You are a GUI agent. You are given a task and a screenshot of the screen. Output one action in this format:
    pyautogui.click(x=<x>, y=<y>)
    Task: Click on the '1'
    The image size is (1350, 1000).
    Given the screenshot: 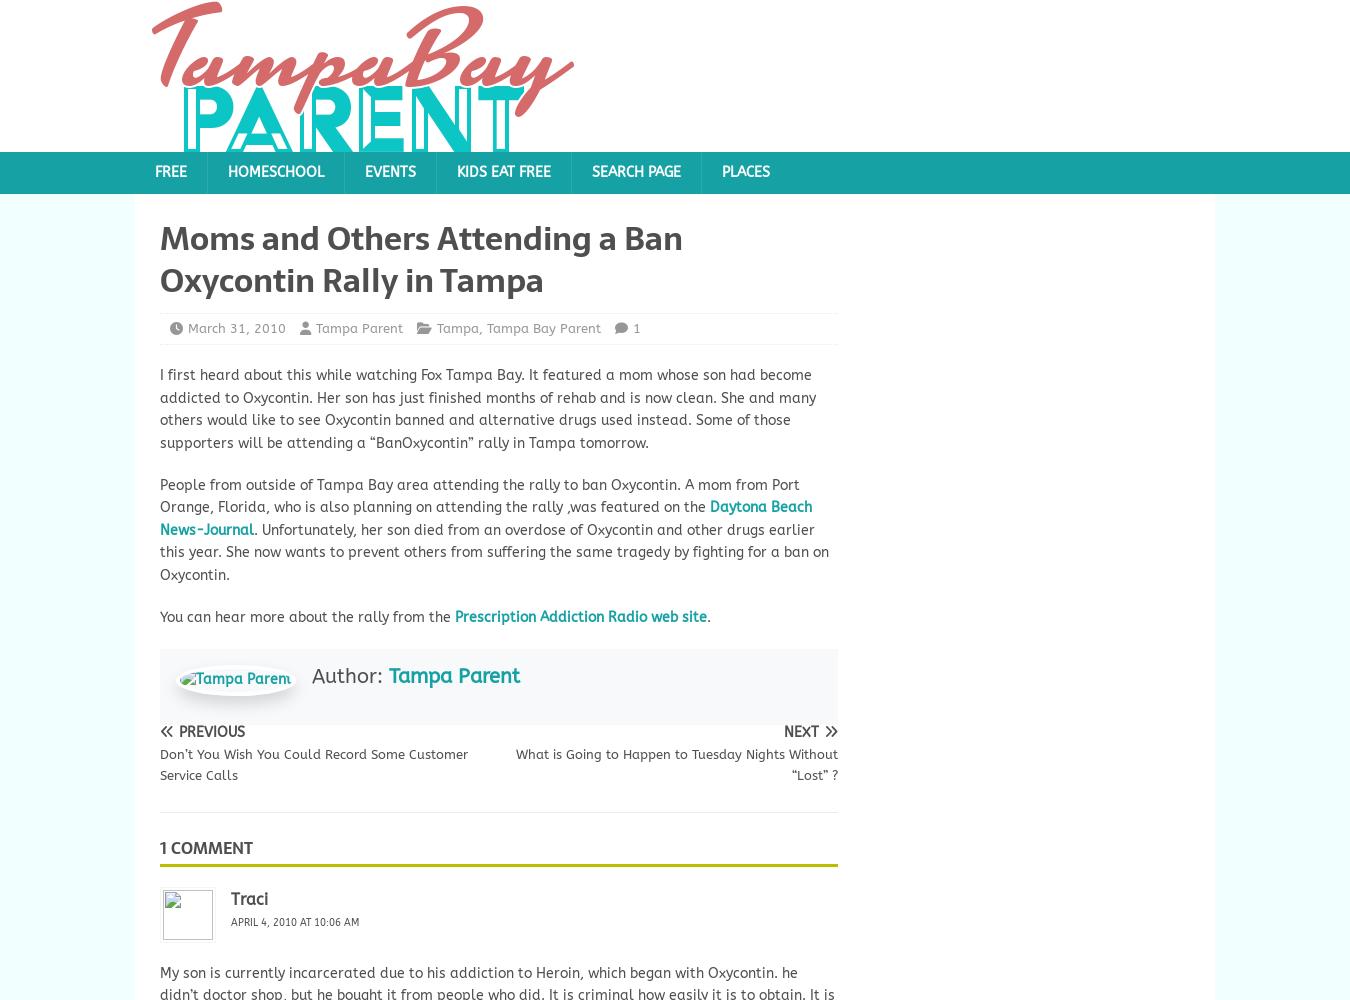 What is the action you would take?
    pyautogui.click(x=637, y=326)
    